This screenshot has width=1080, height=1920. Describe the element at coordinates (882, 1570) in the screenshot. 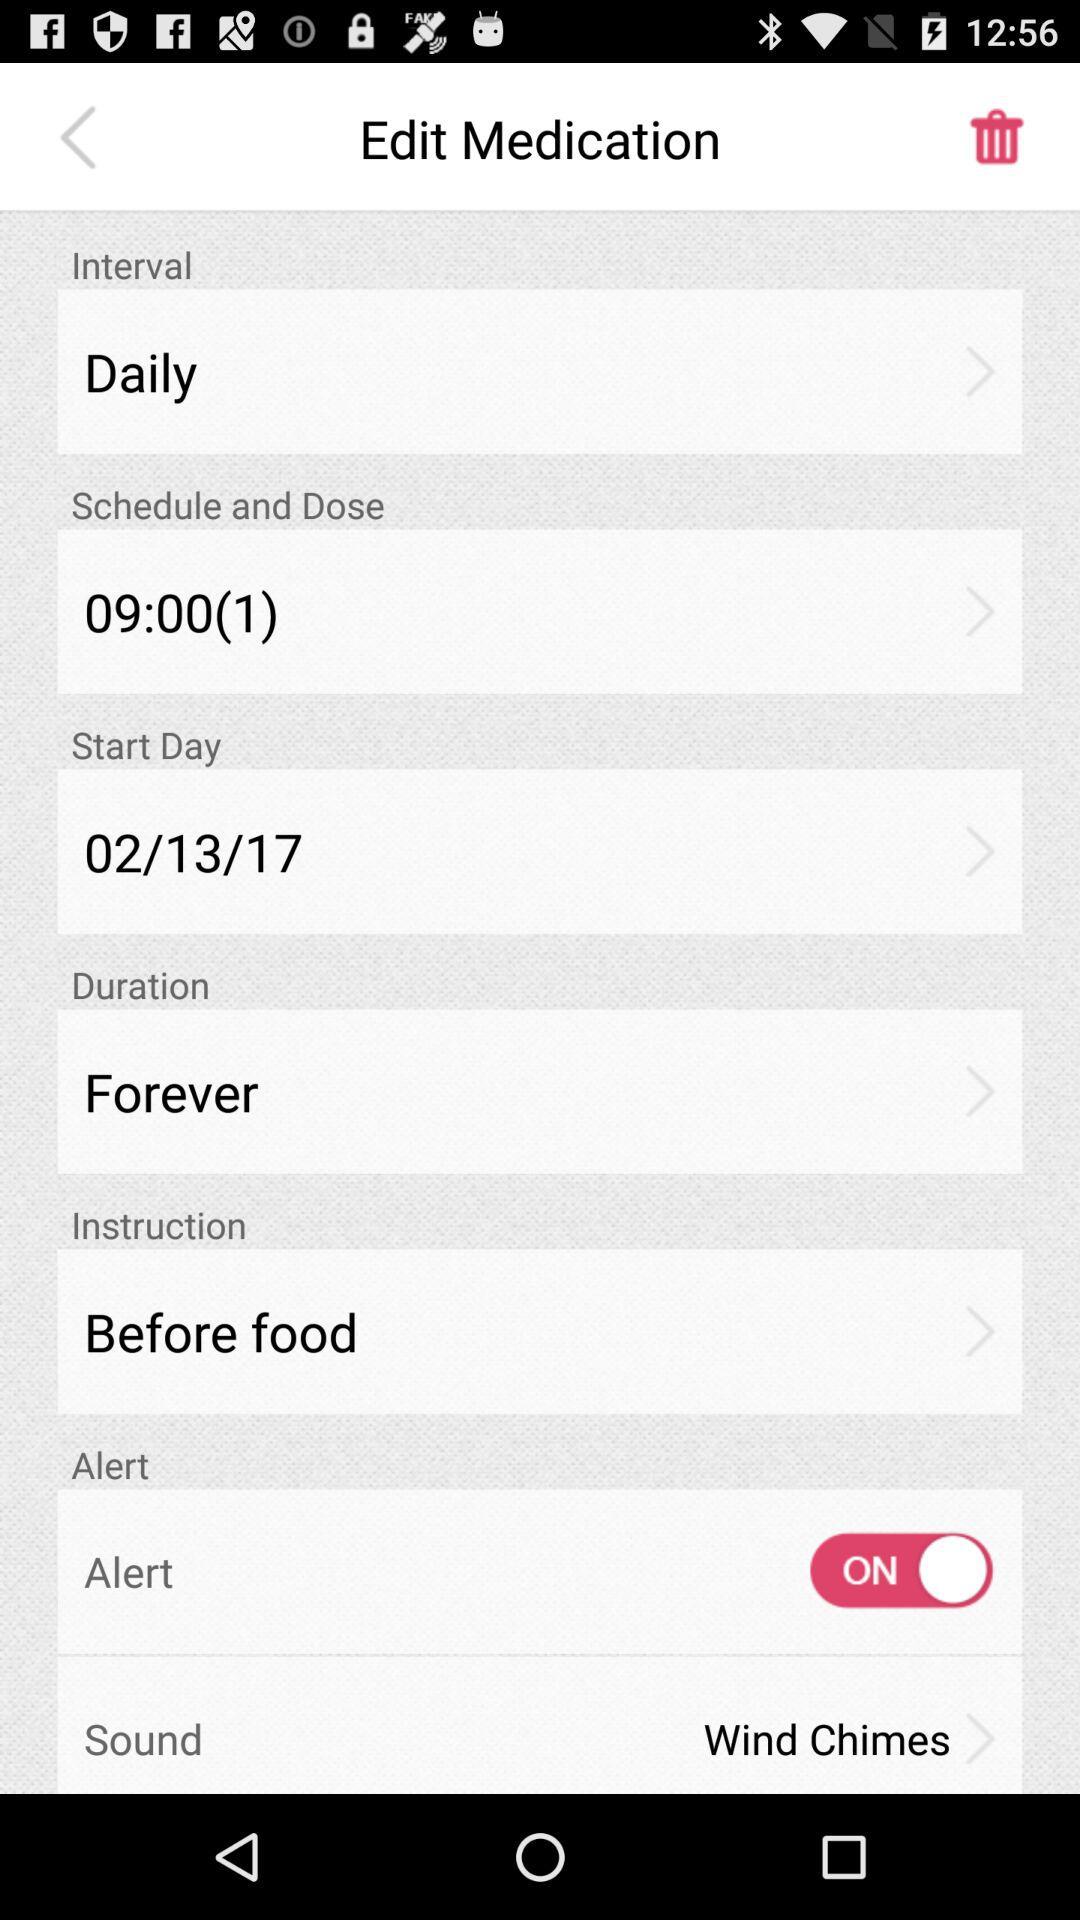

I see `the icon above the wind chimes icon` at that location.